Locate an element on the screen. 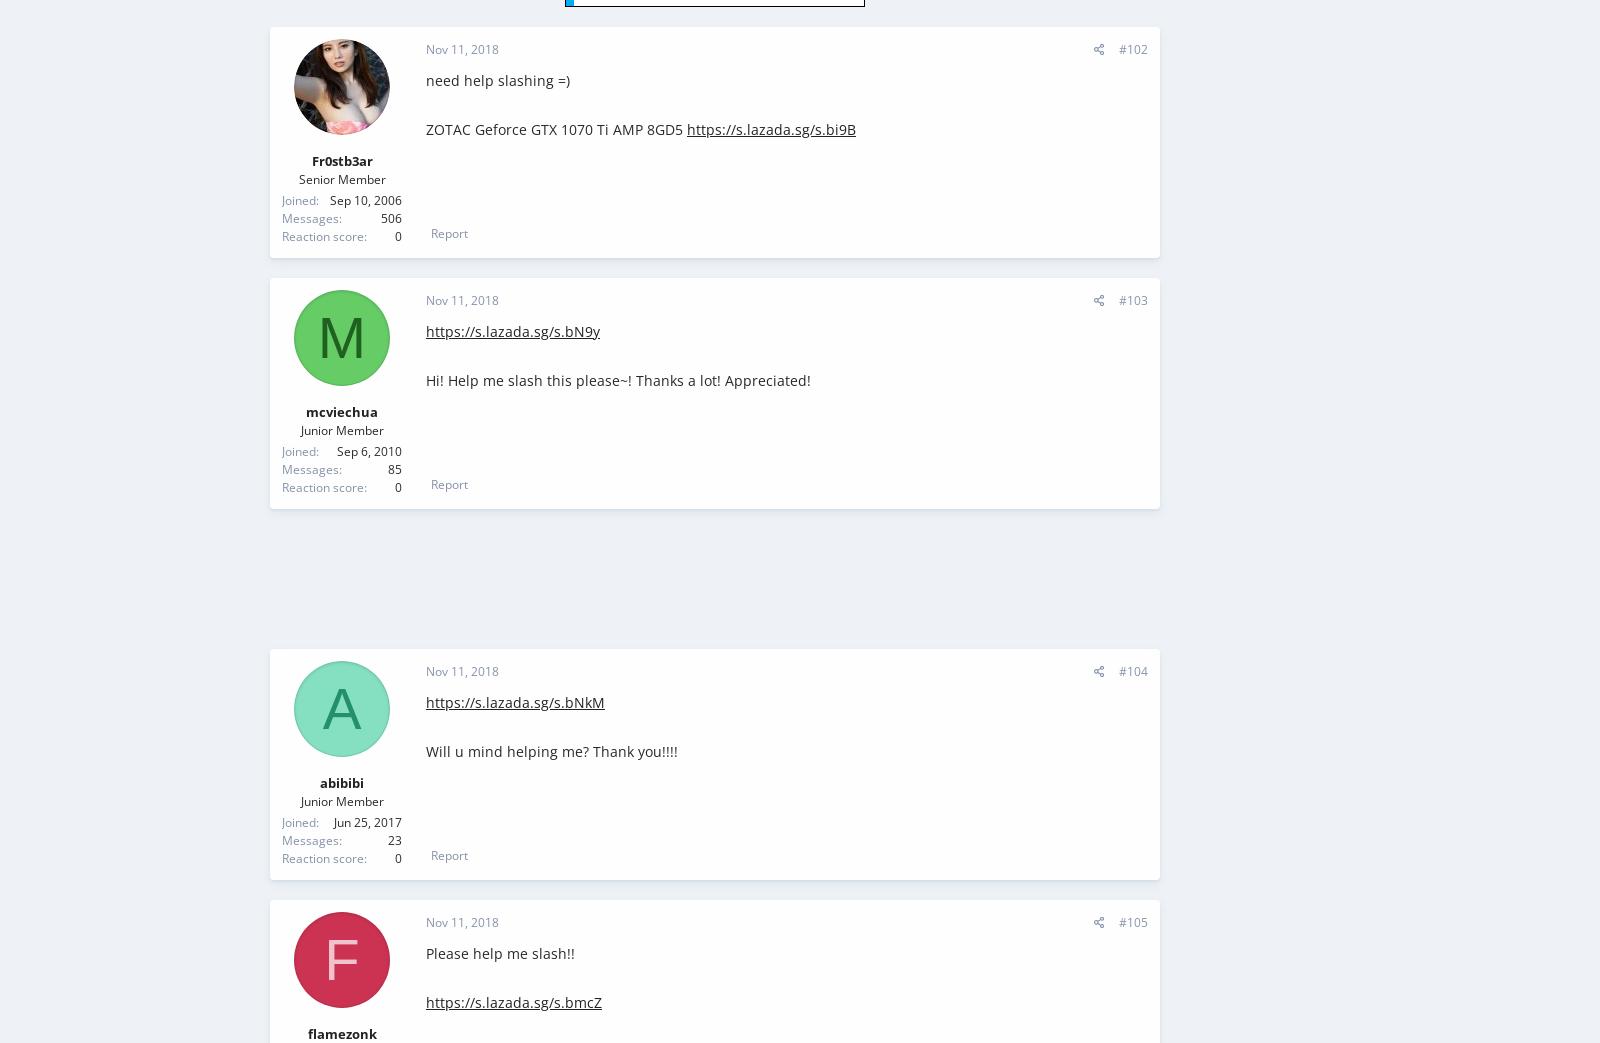  'F' is located at coordinates (341, 958).